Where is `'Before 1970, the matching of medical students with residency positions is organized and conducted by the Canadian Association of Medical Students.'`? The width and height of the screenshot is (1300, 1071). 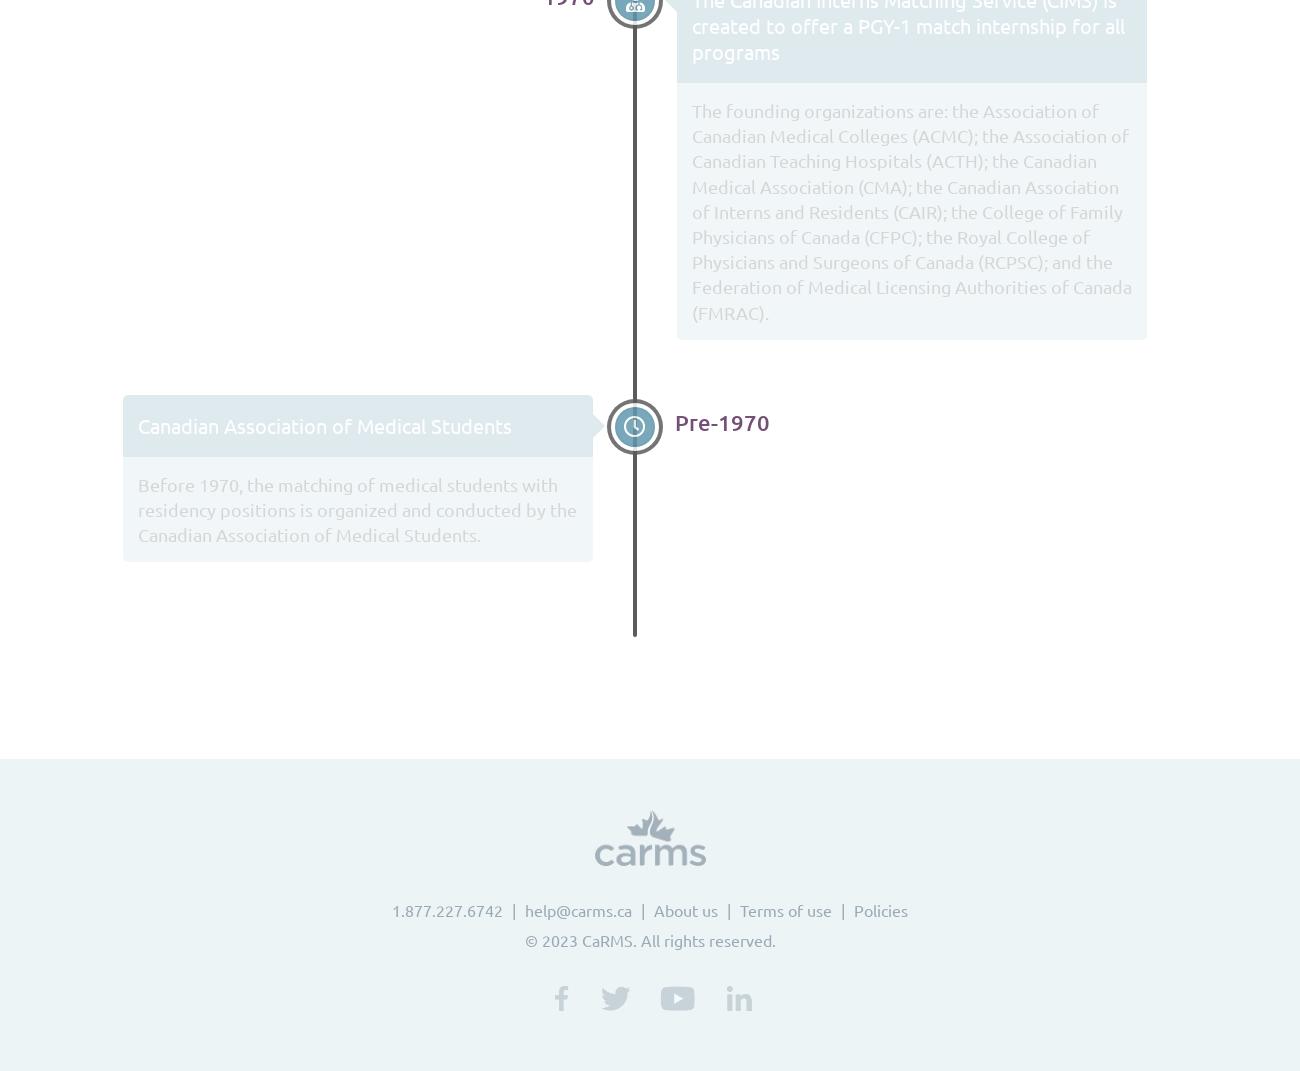
'Before 1970, the matching of medical students with residency positions is organized and conducted by the Canadian Association of Medical Students.' is located at coordinates (356, 508).